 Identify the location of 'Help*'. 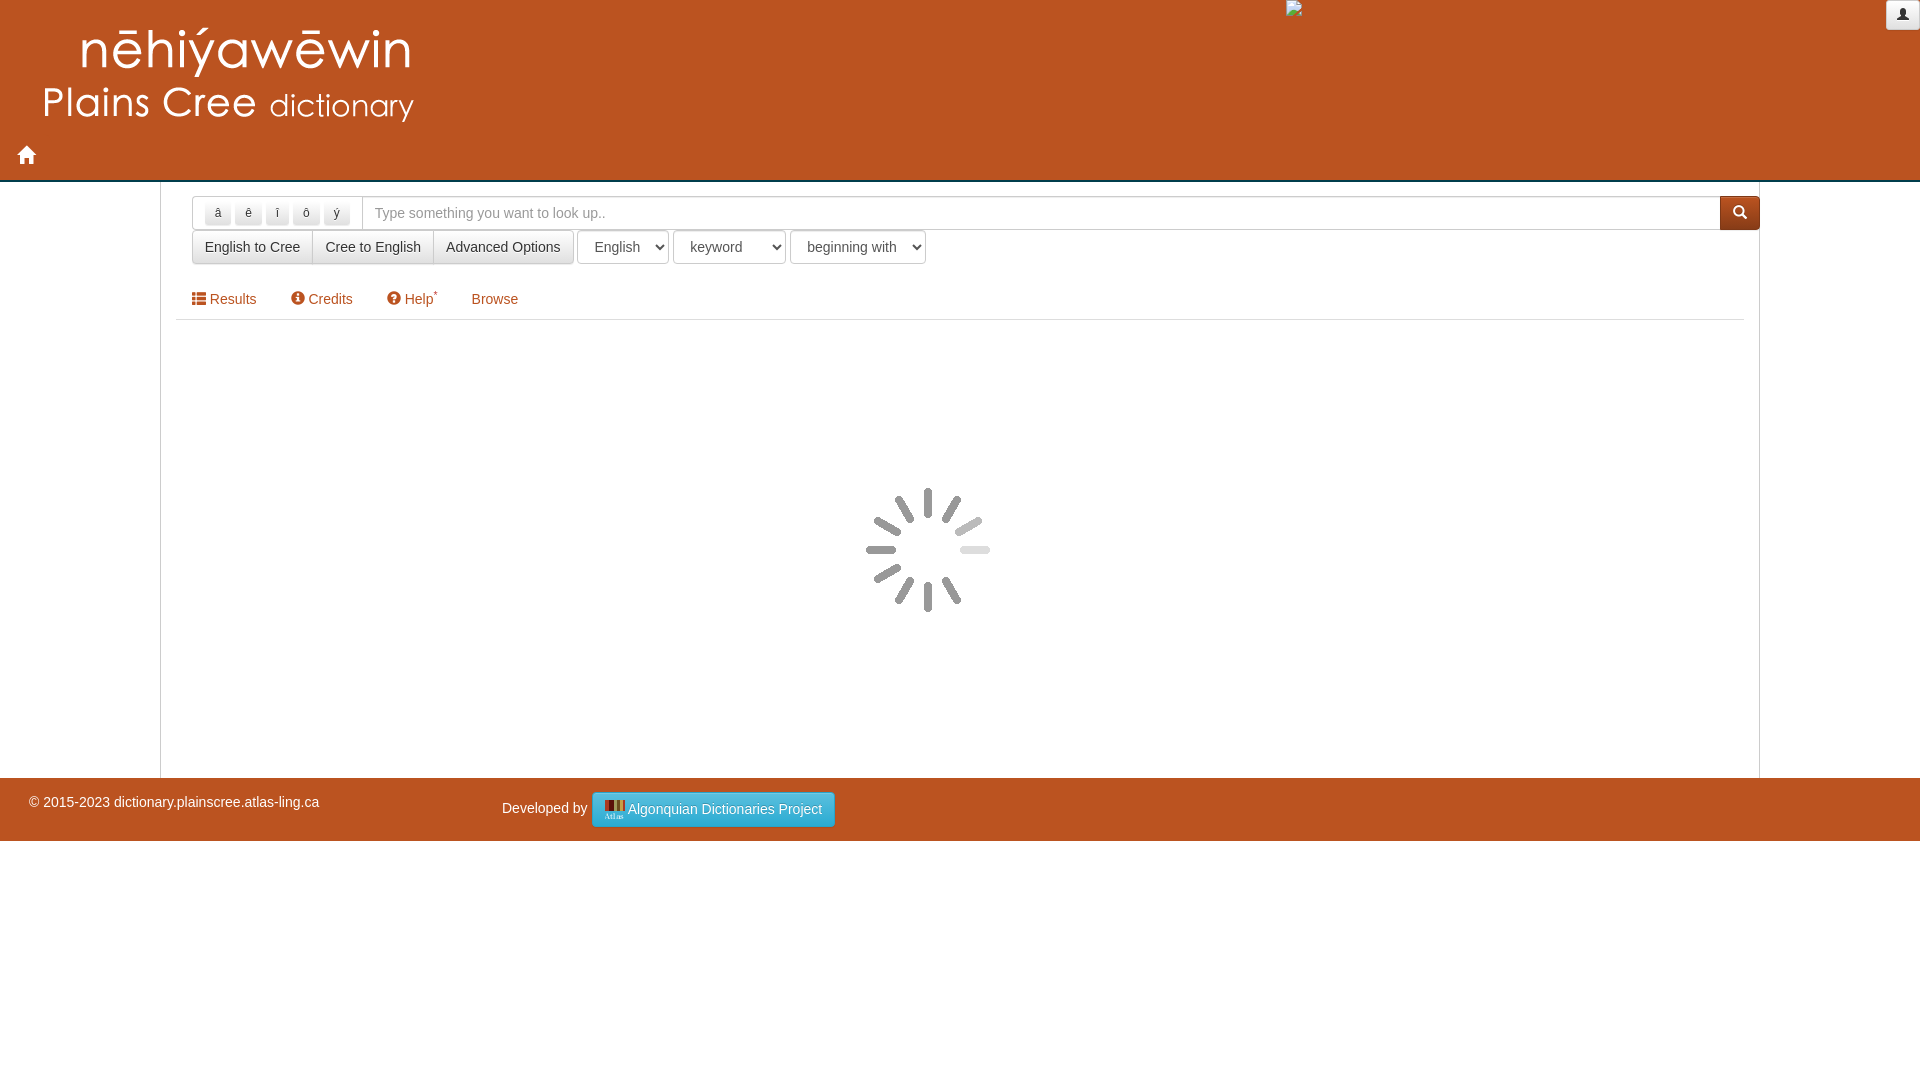
(411, 299).